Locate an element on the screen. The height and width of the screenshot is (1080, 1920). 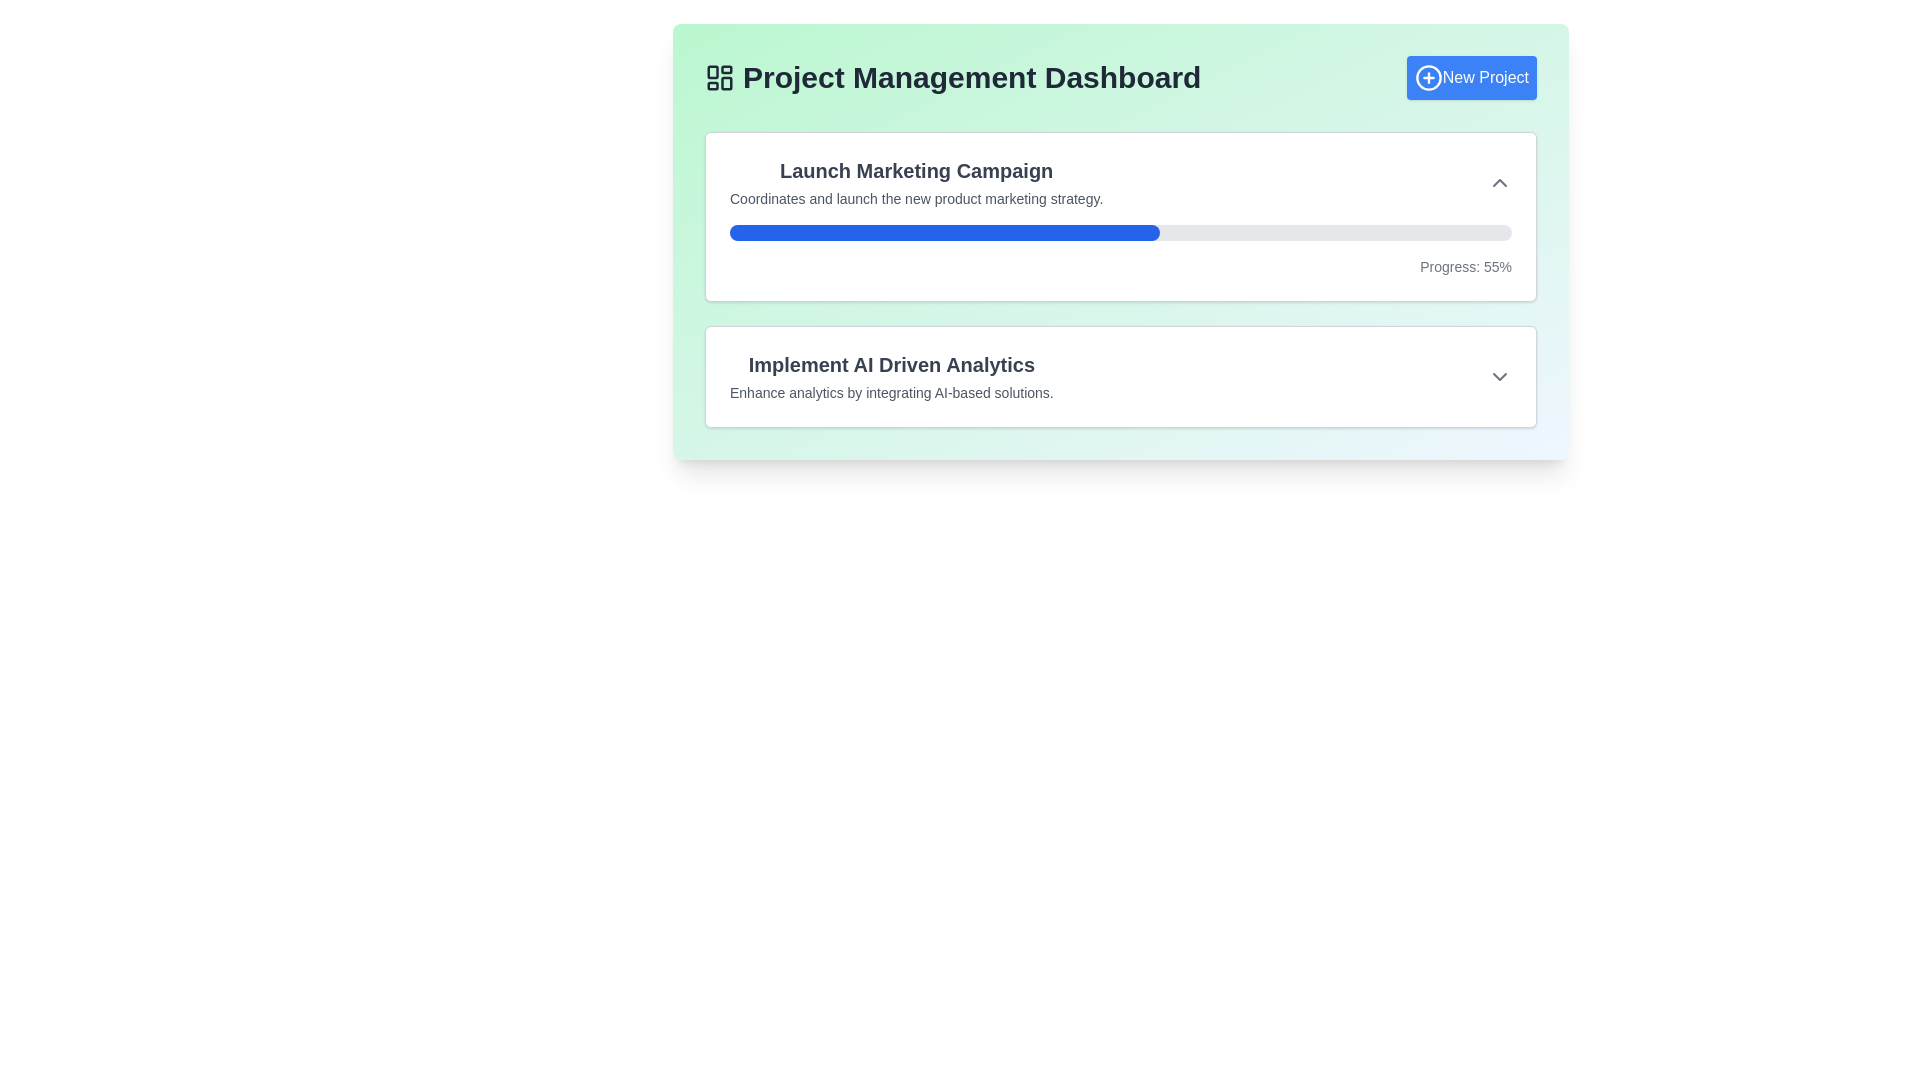
progress is located at coordinates (831, 231).